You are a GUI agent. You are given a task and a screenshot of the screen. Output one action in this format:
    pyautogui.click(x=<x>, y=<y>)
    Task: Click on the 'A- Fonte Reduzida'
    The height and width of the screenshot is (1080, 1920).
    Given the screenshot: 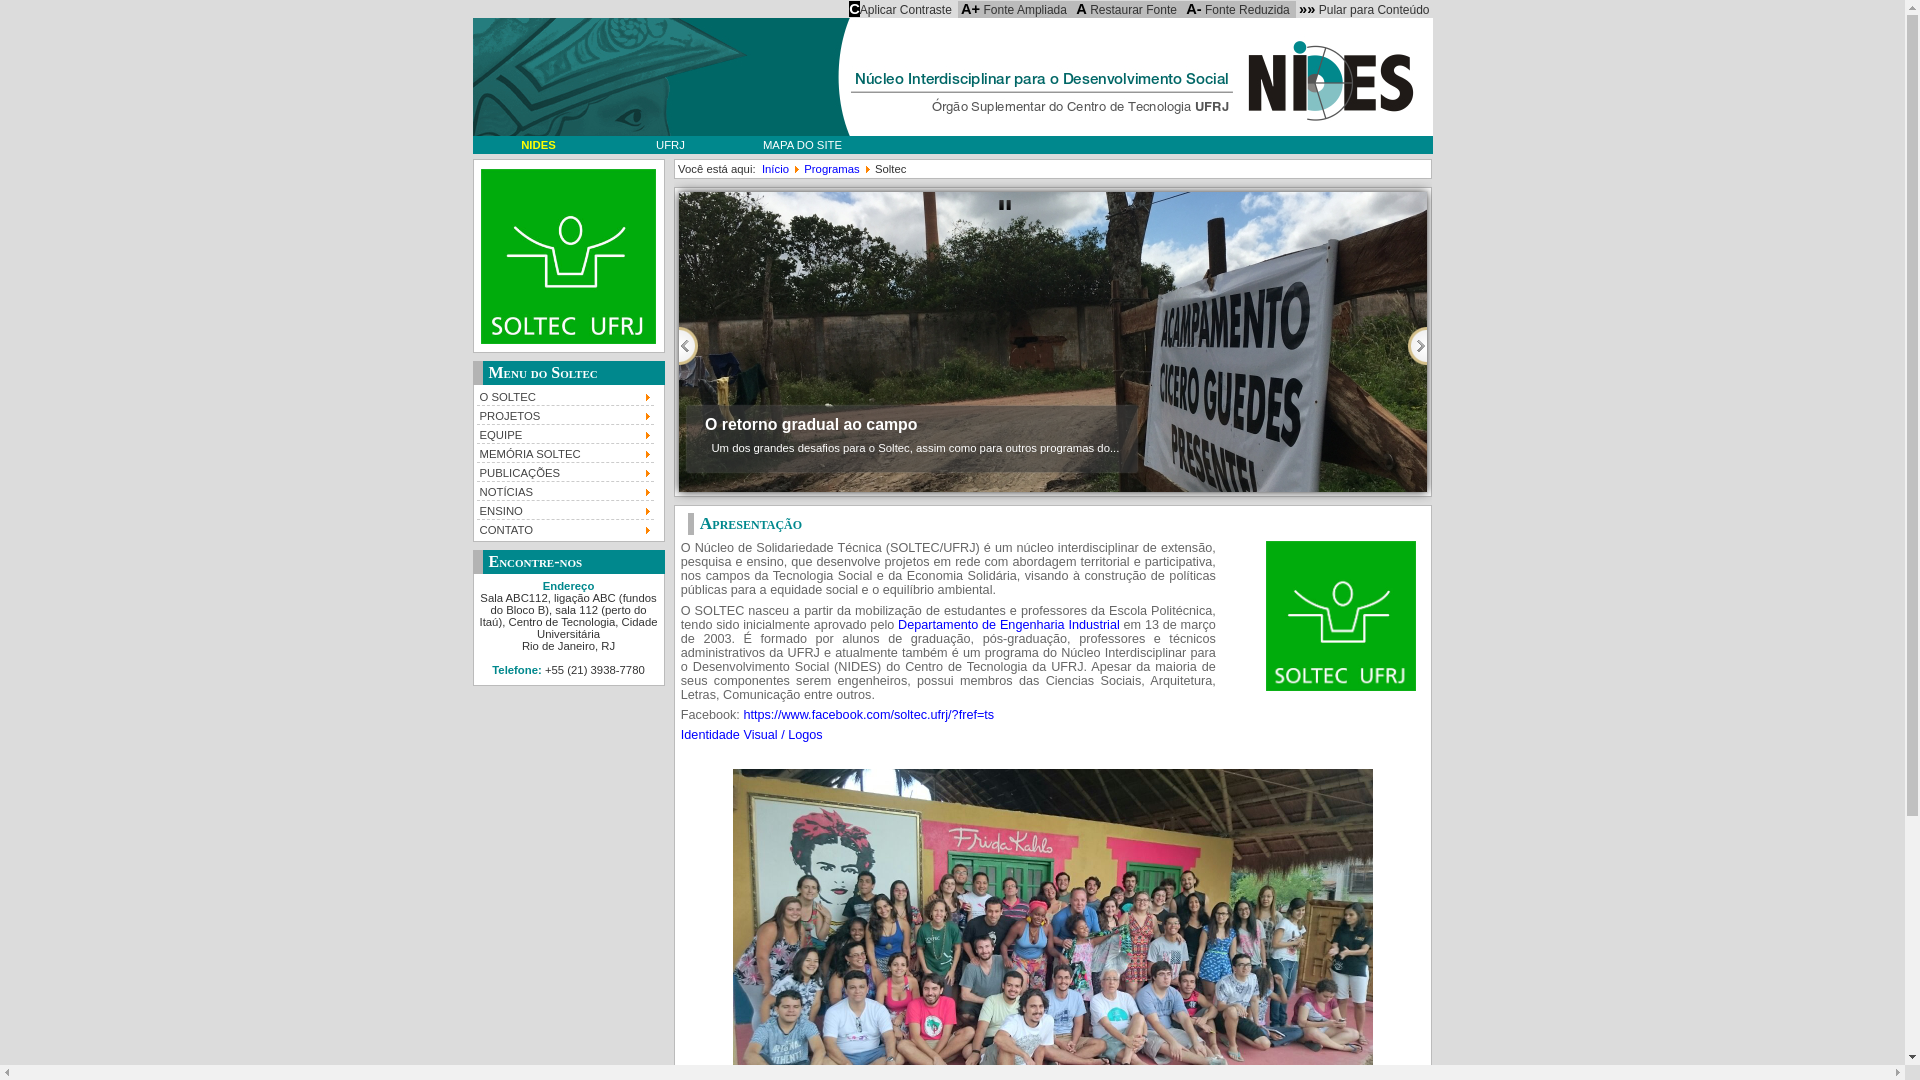 What is the action you would take?
    pyautogui.click(x=1237, y=8)
    